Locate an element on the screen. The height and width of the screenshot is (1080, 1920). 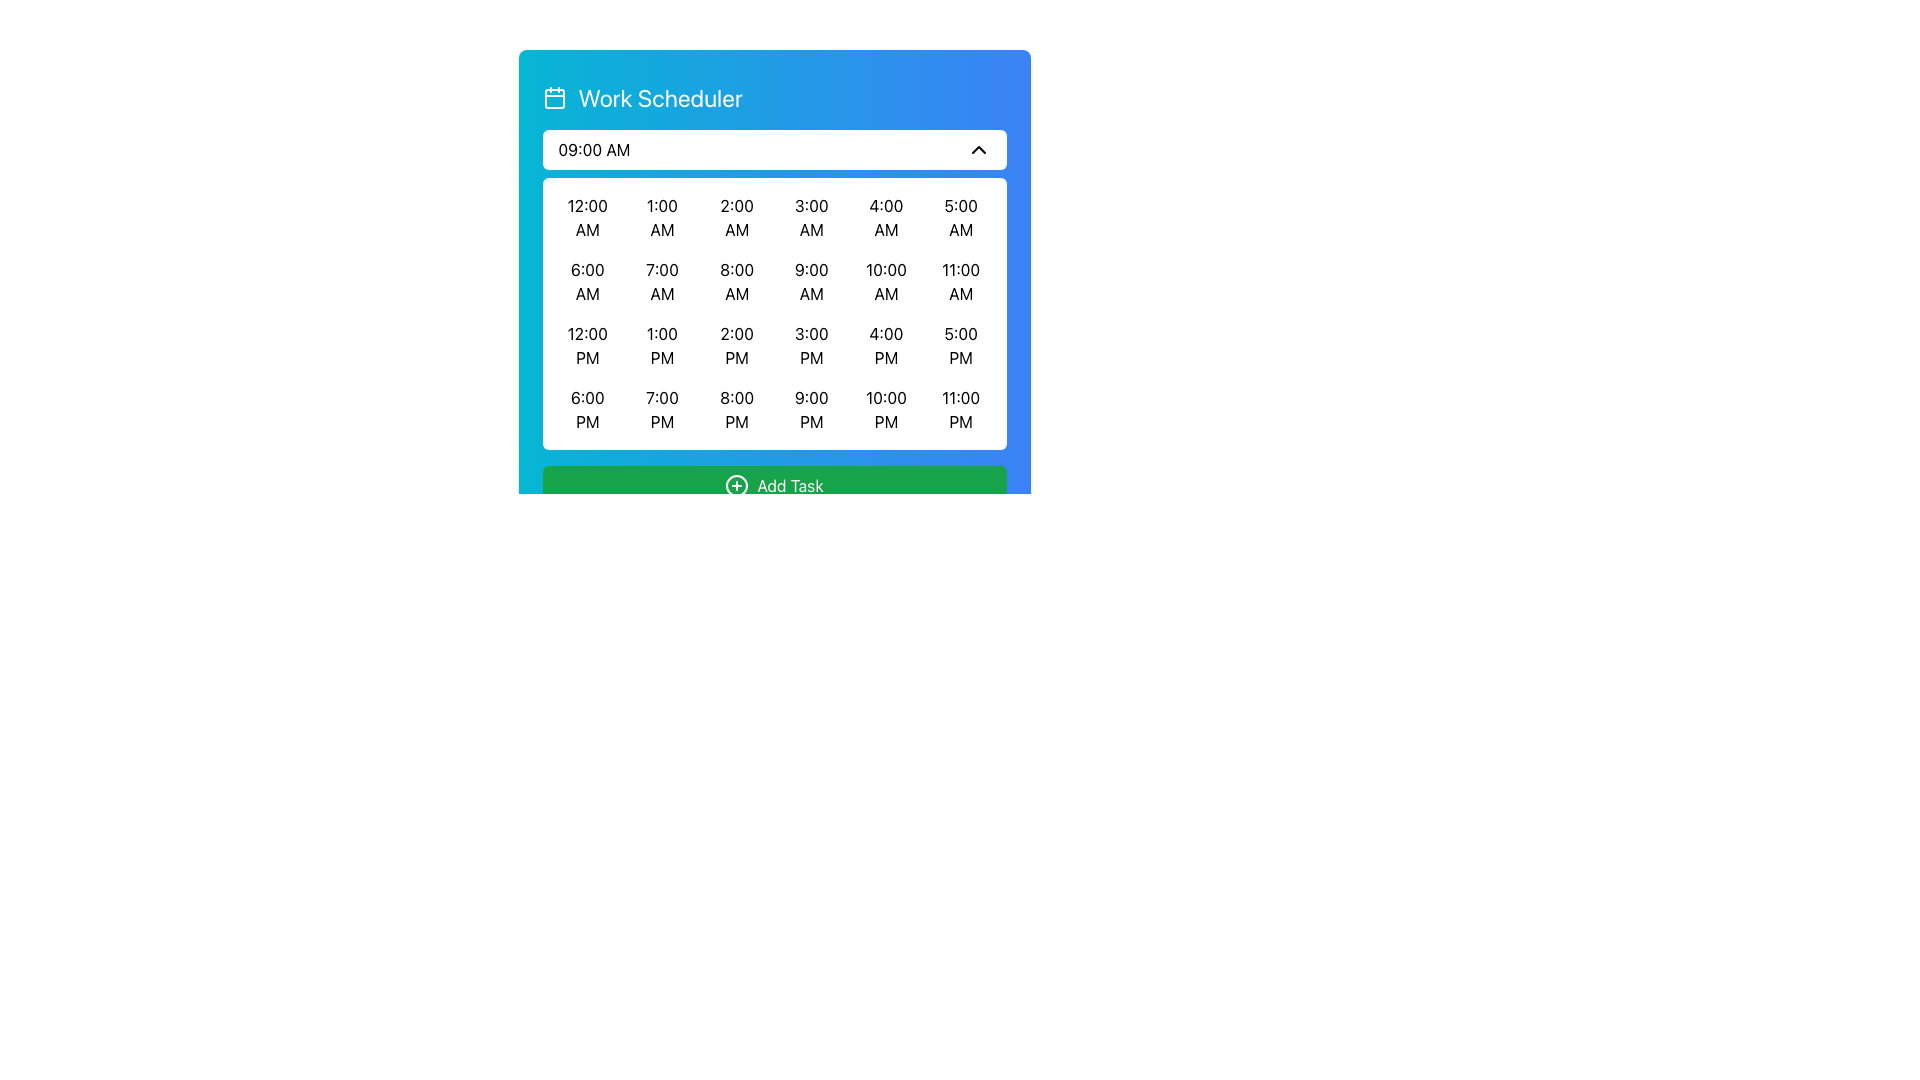
the time option '09:00 AM' in the Time selection grid, which is presented in a tabular format beneath the current time dropdown is located at coordinates (773, 289).